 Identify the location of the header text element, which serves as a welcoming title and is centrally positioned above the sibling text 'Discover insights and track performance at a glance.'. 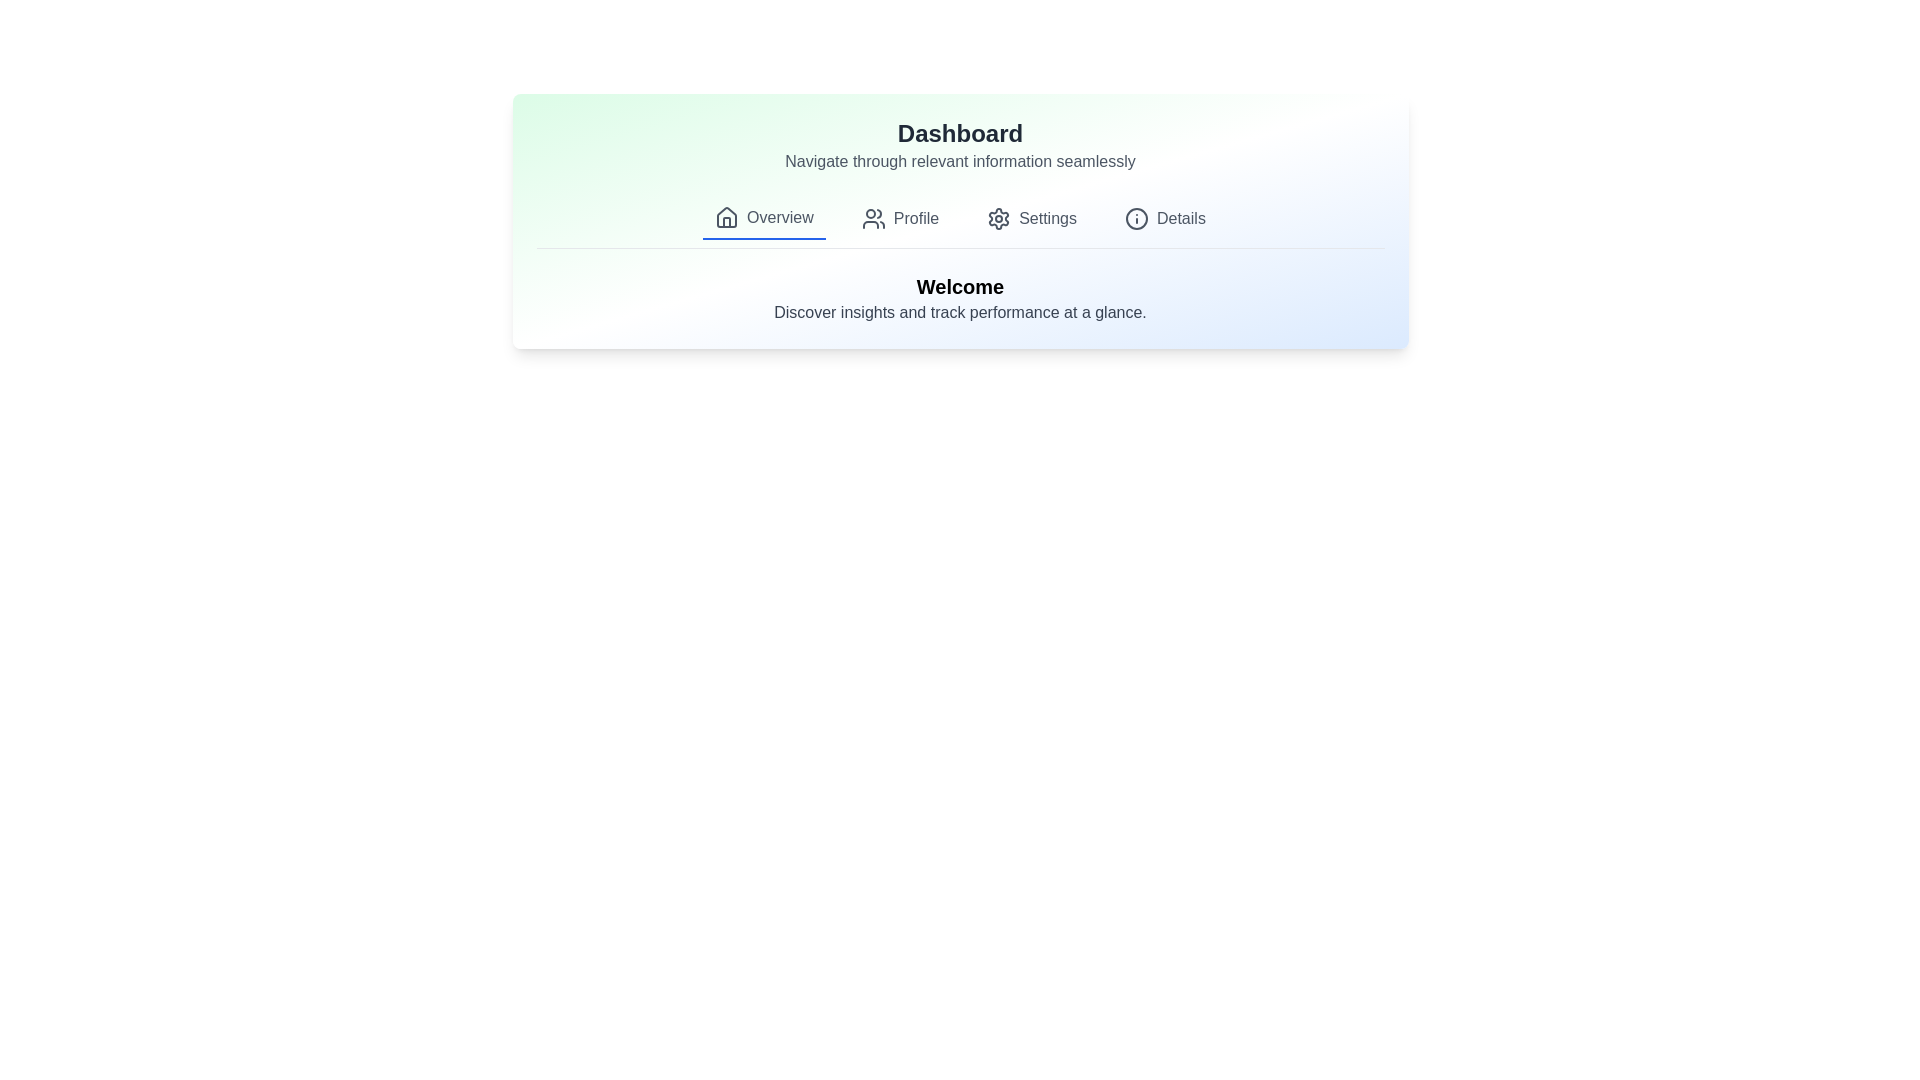
(960, 286).